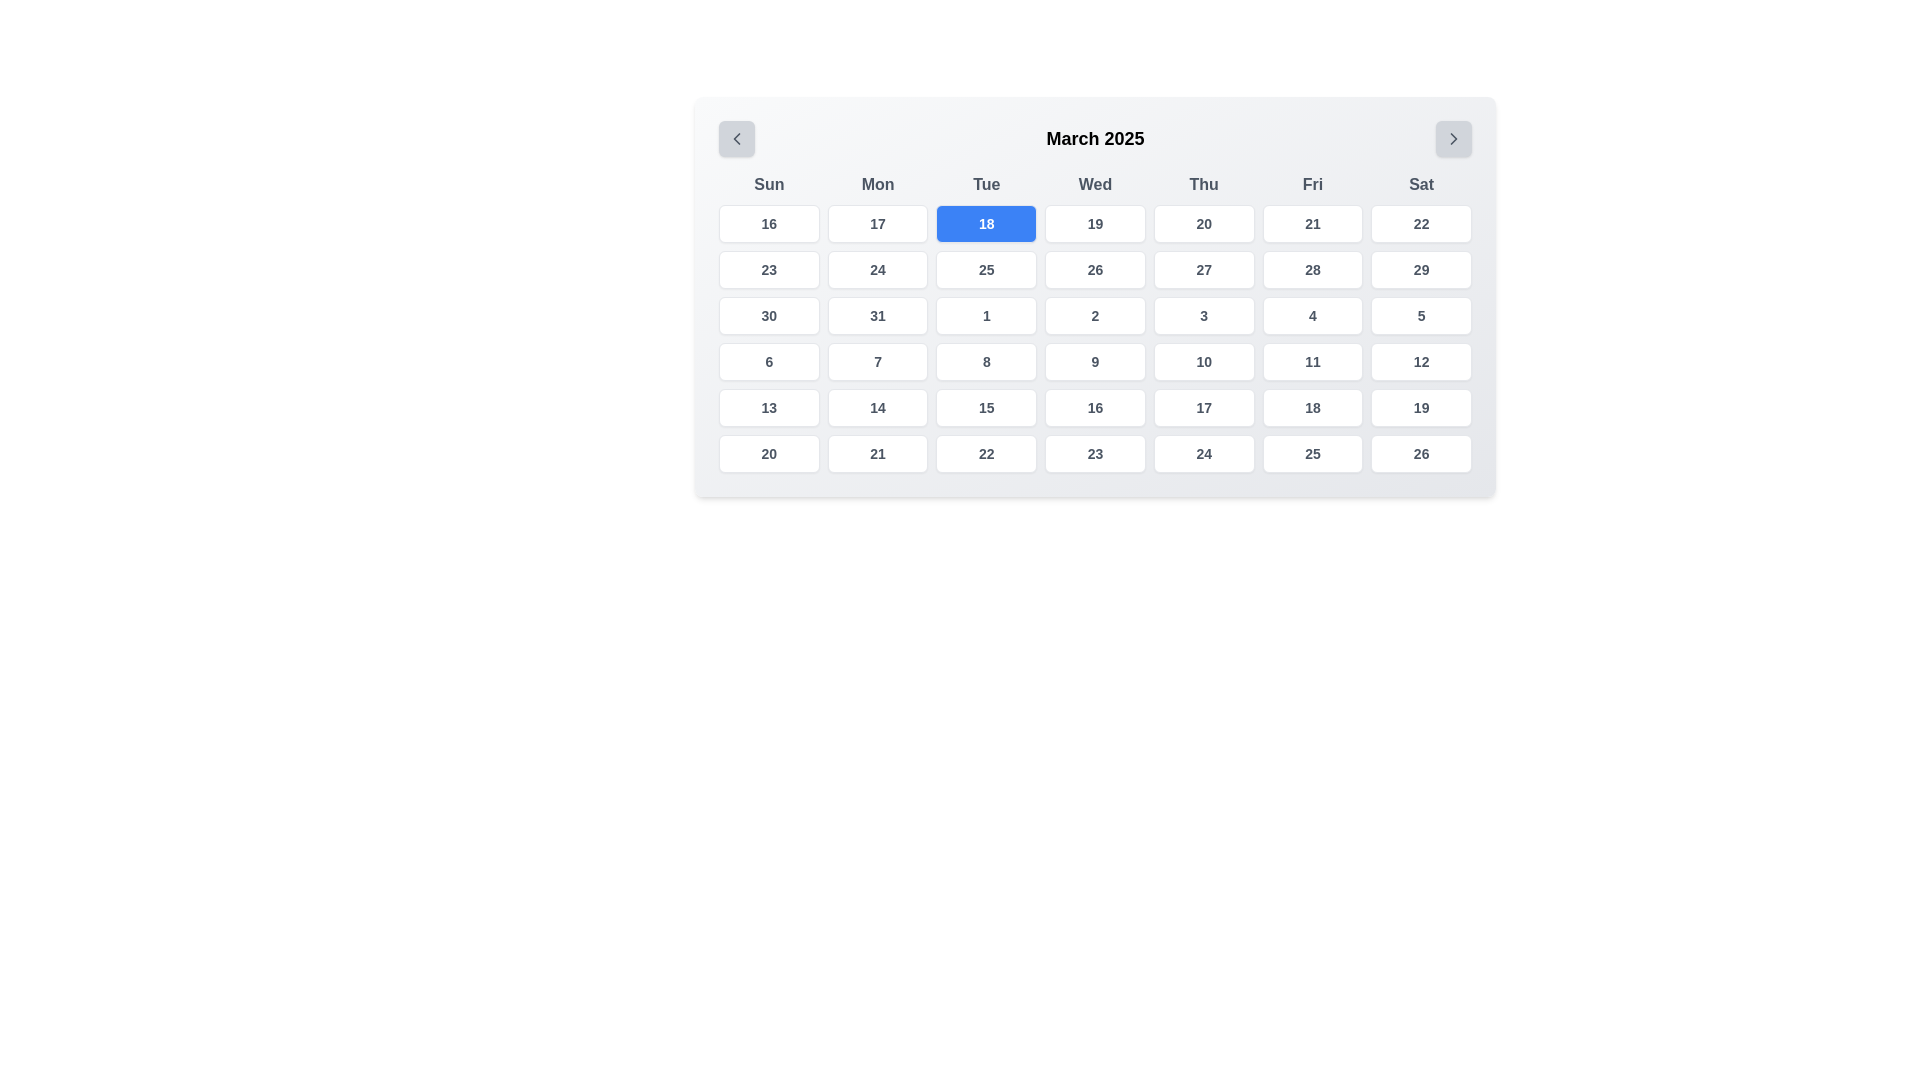 The width and height of the screenshot is (1920, 1080). I want to click on the text label displaying the abbreviation 'Sat', which is the last weekday label in a grid layout at the top of the calendar interface, so click(1420, 185).